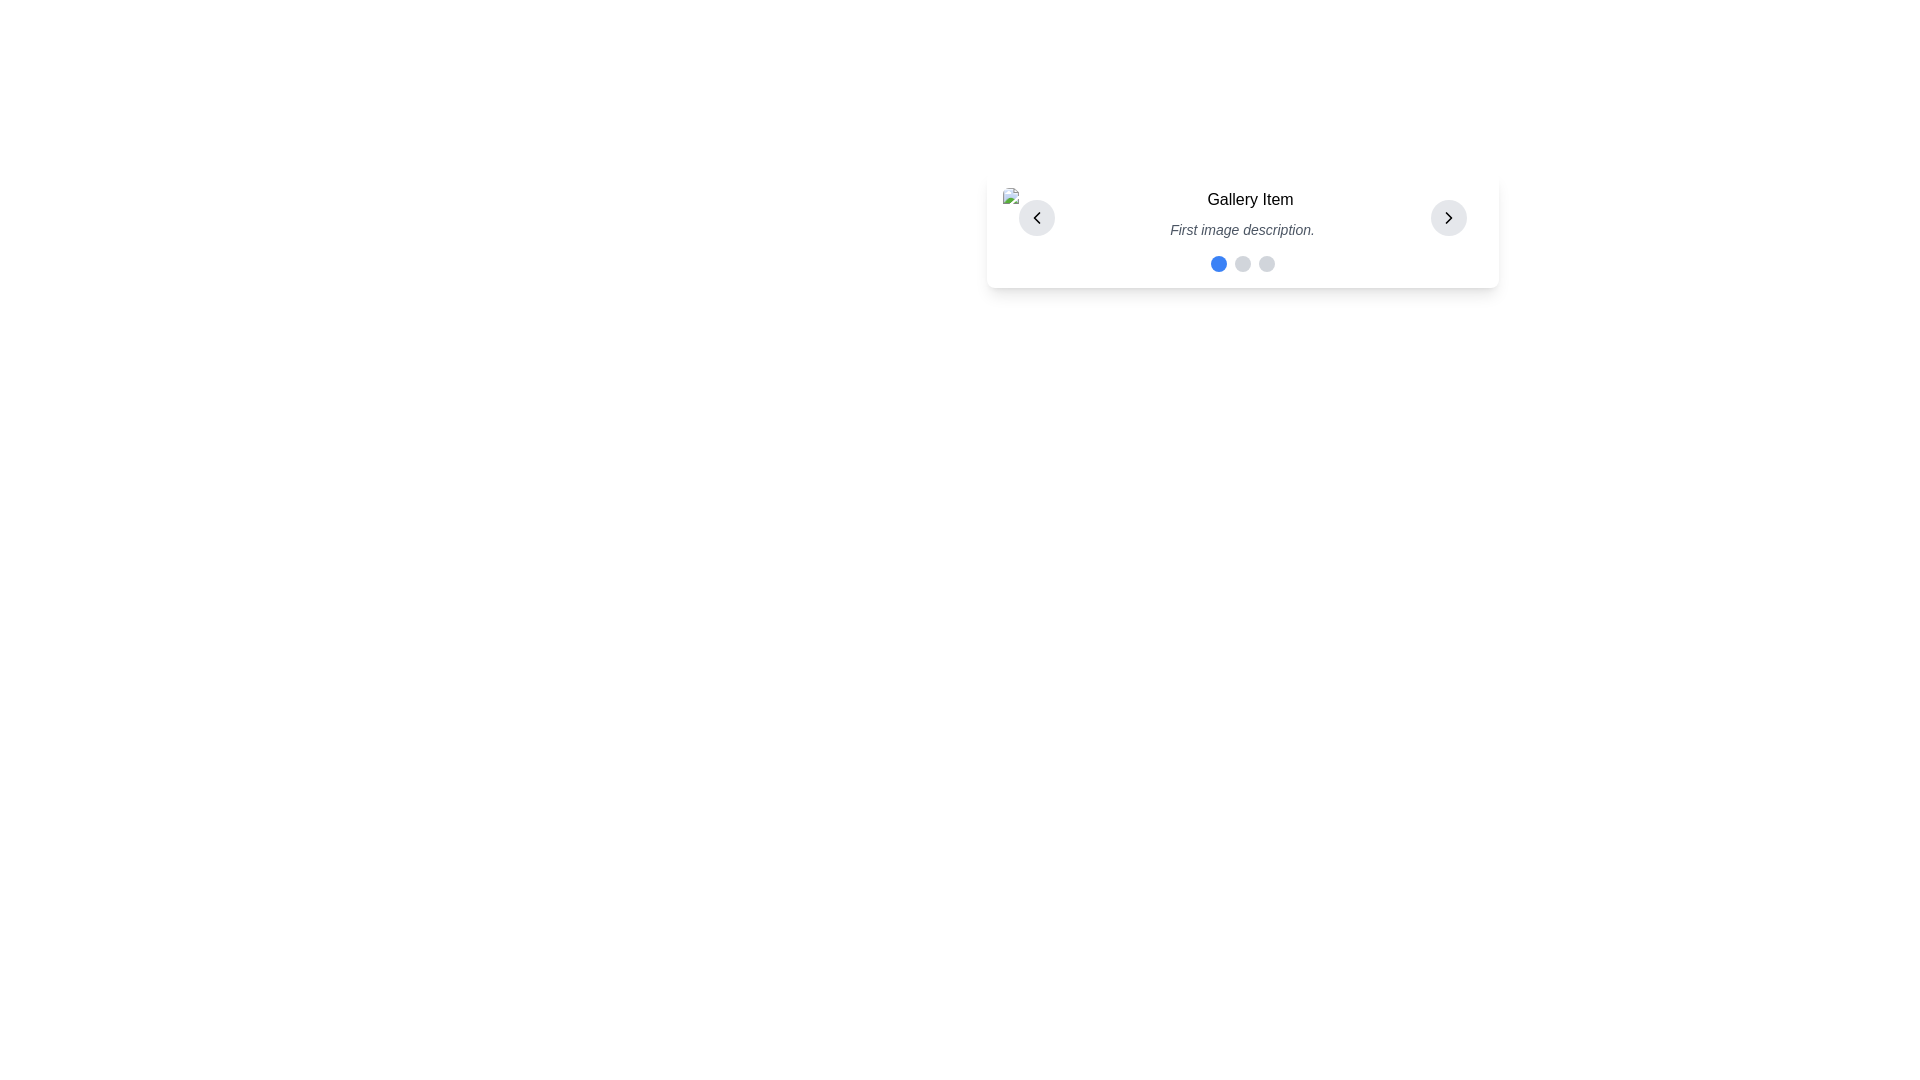 The width and height of the screenshot is (1920, 1080). I want to click on the rightmost carousel indicator circle representing the third item in the sequence, so click(1265, 262).